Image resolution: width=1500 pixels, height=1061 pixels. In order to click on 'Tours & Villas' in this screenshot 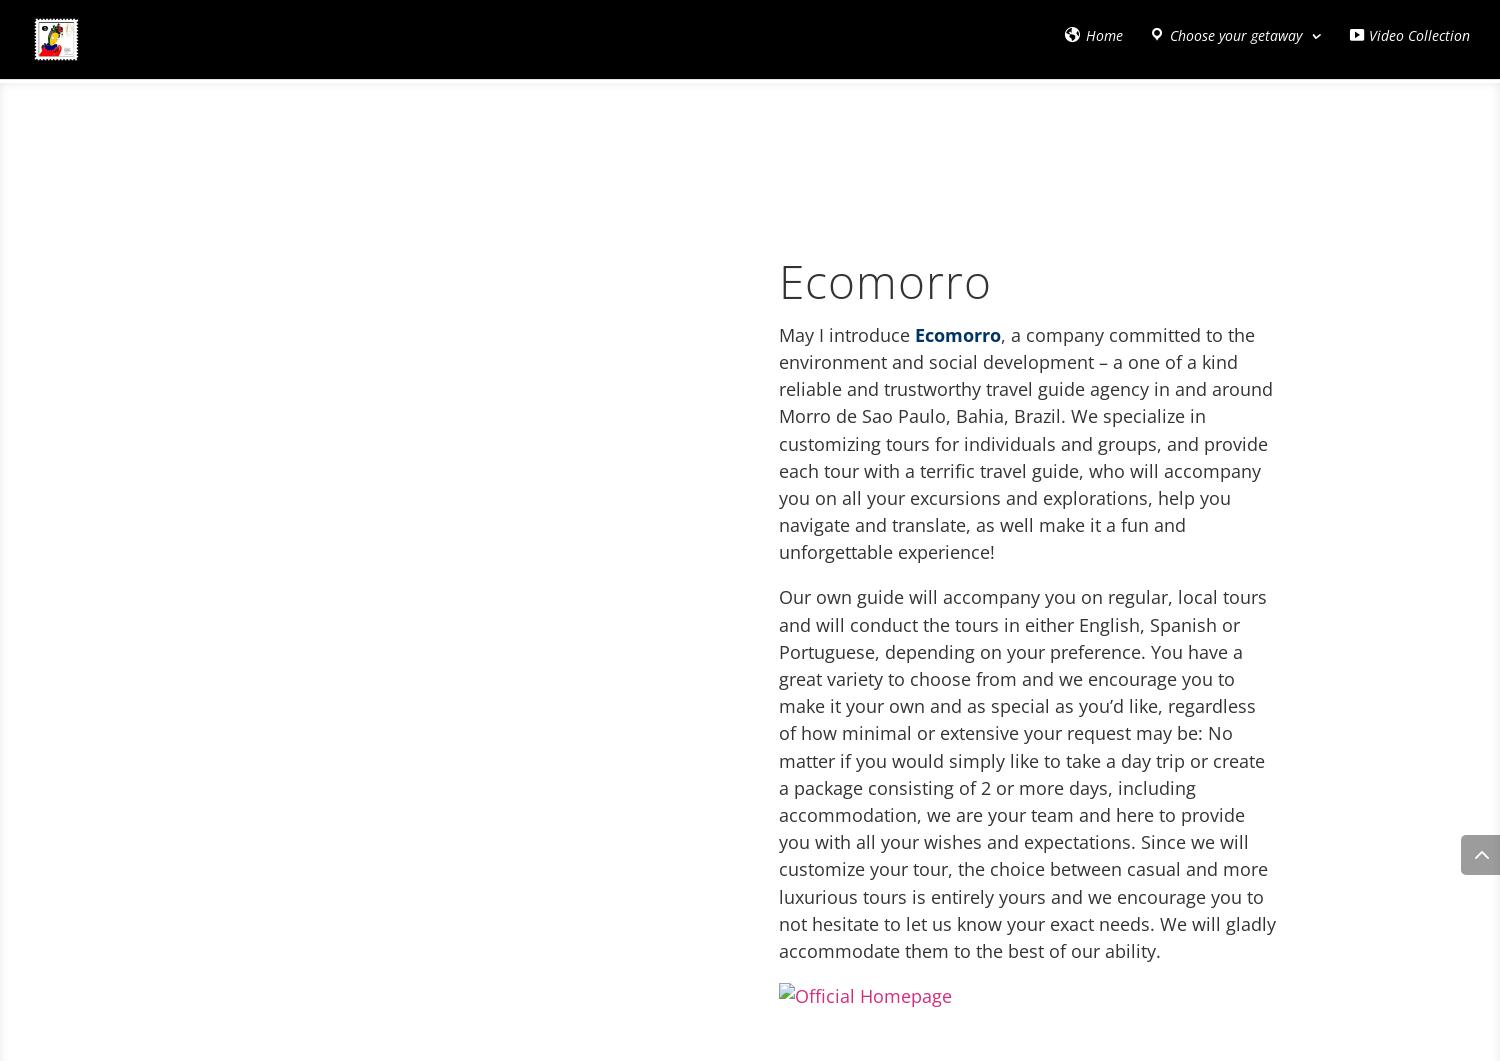, I will do `click(135, 130)`.